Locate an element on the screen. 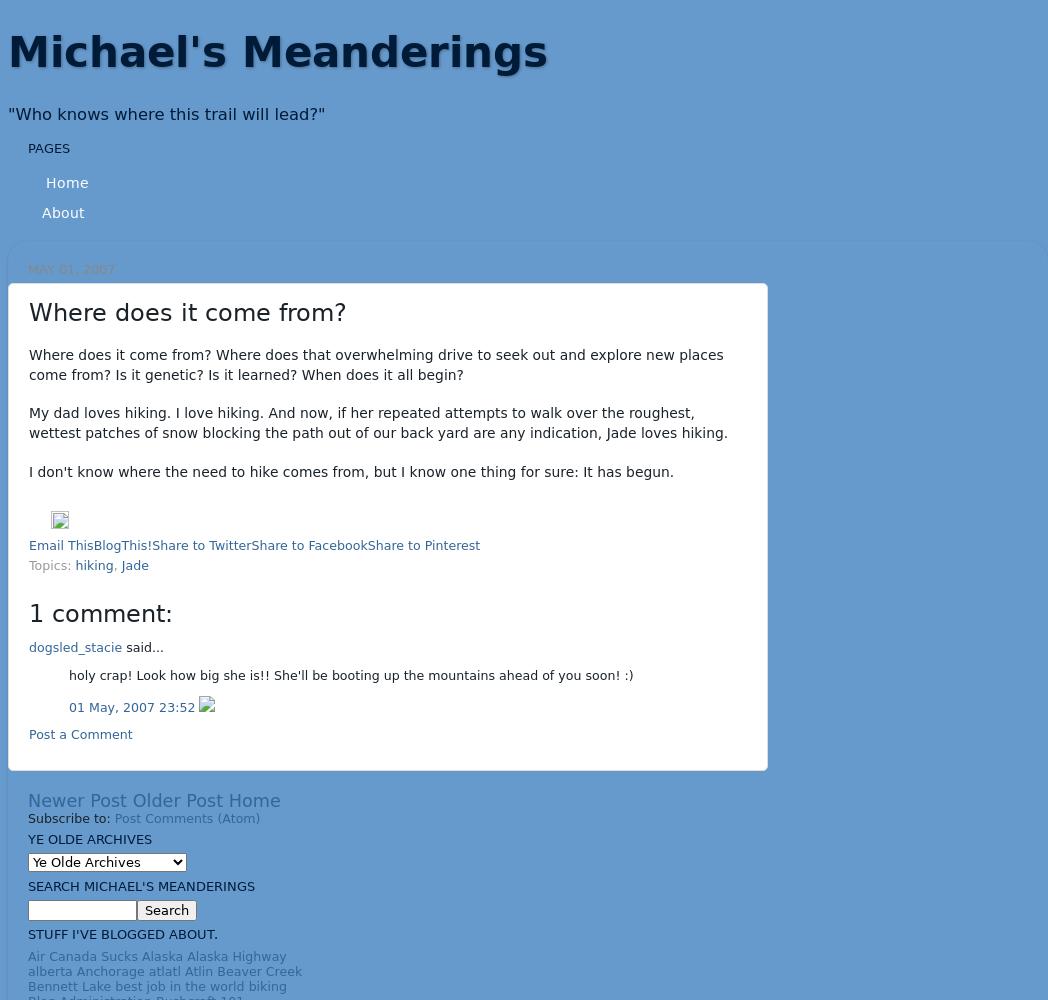  'Older Post' is located at coordinates (176, 800).